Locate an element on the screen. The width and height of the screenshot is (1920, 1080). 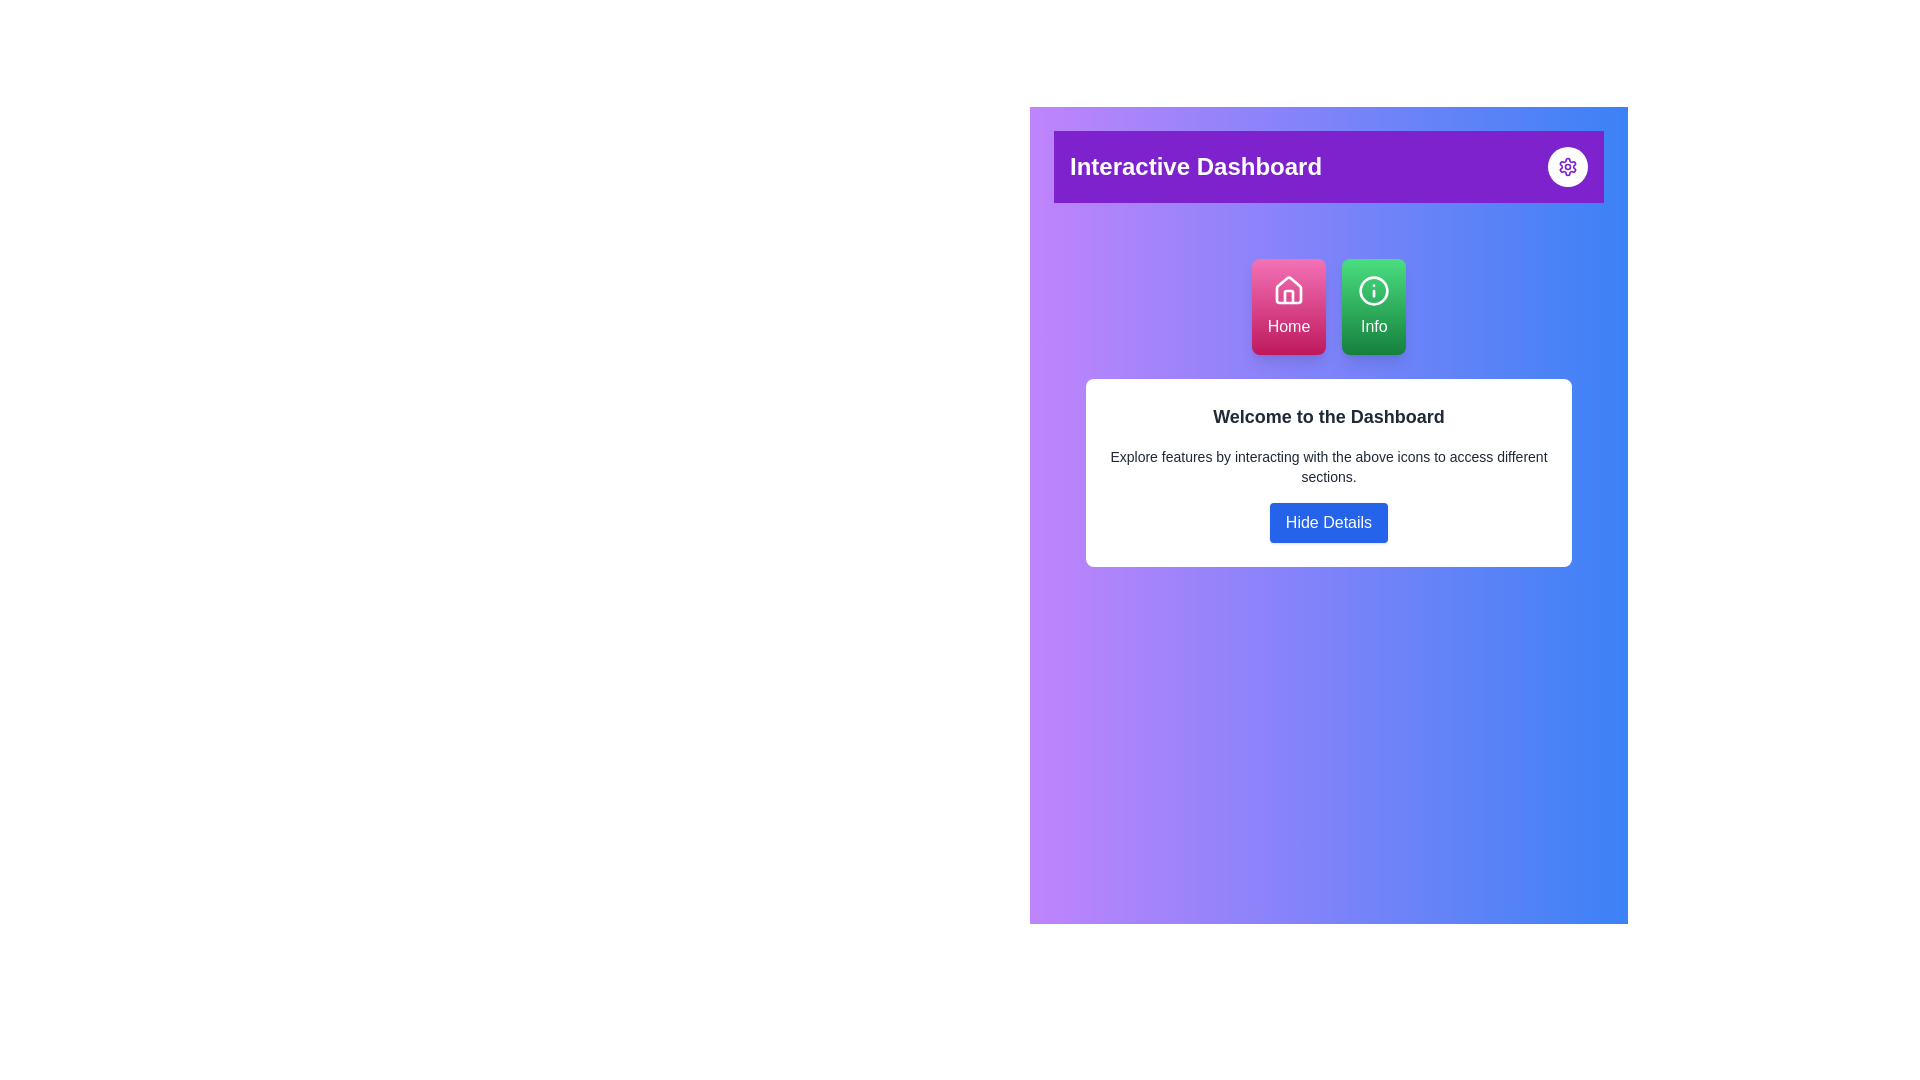
the 'Hide Details' button, which is a rectangular button with rounded corners, white text on a blue background, positioned below the text 'Explore features by interacting with the above icons is located at coordinates (1329, 522).